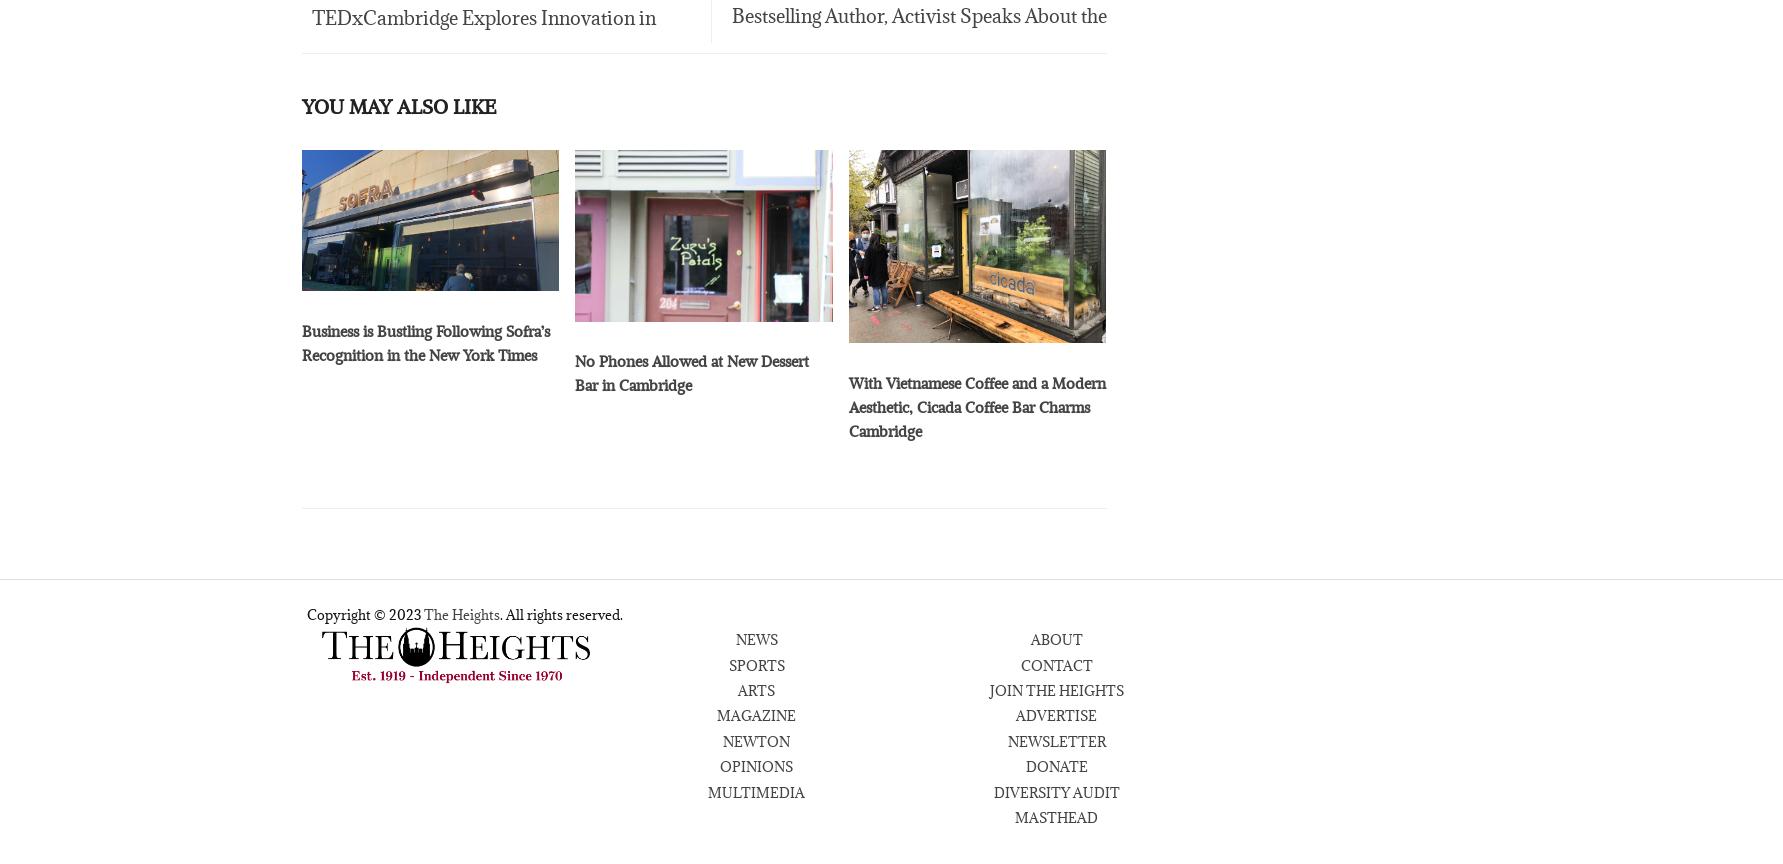 The height and width of the screenshot is (864, 1783). Describe the element at coordinates (754, 668) in the screenshot. I see `'SPORTS'` at that location.